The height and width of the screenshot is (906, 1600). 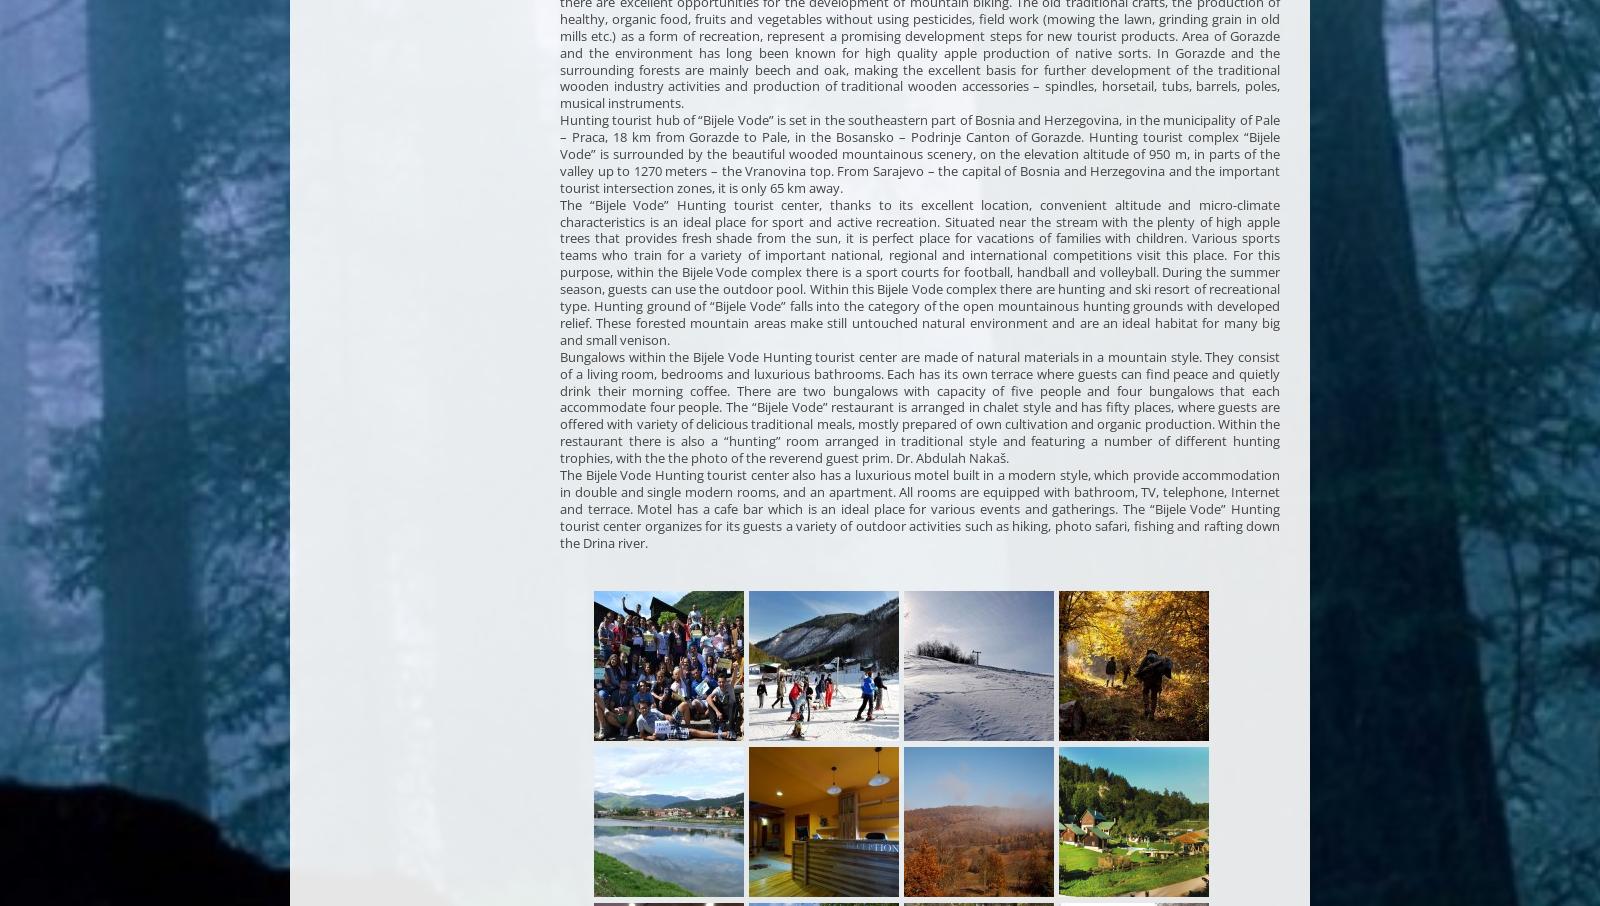 What do you see at coordinates (1128, 17) in the screenshot?
I see `'mowing the lawn, grinding'` at bounding box center [1128, 17].